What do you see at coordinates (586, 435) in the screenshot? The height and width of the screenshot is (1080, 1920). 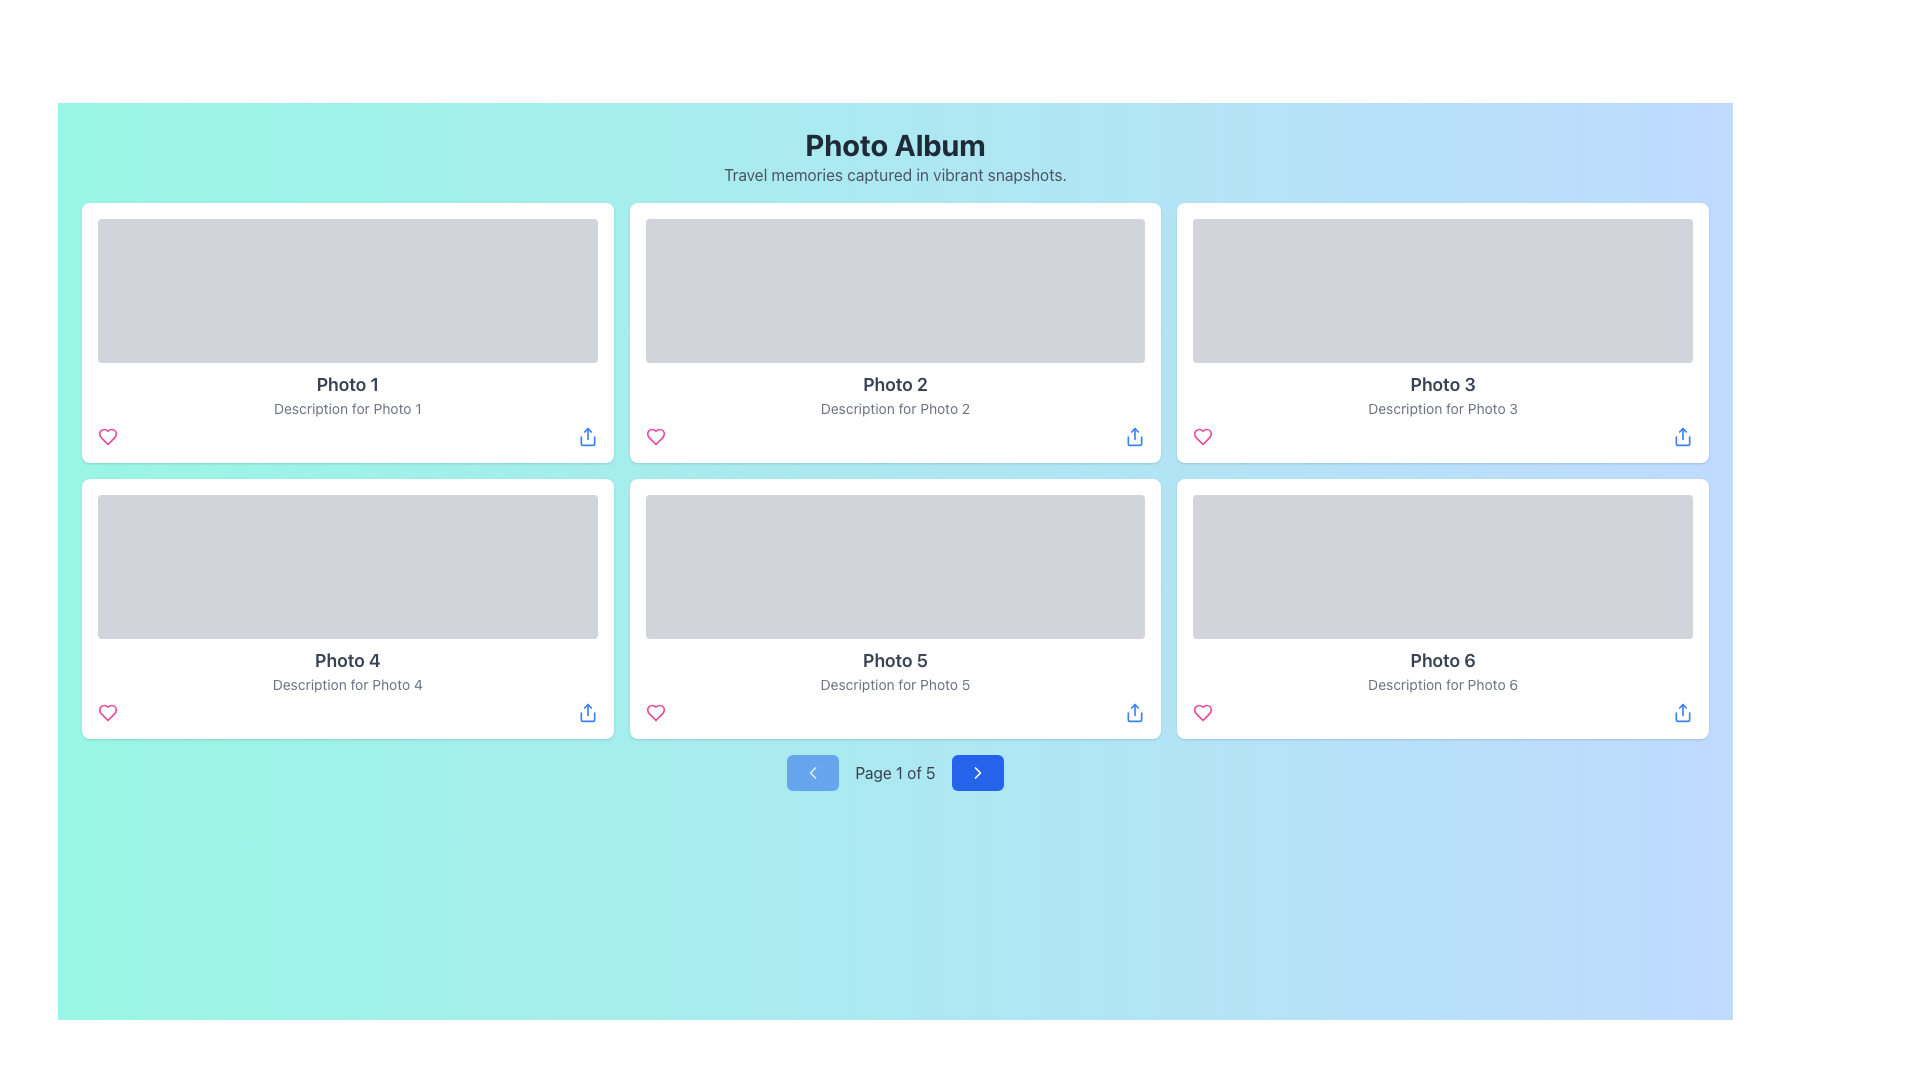 I see `the blue share icon located at the bottom-right corner of the image card labeled 'Photo 1'` at bounding box center [586, 435].